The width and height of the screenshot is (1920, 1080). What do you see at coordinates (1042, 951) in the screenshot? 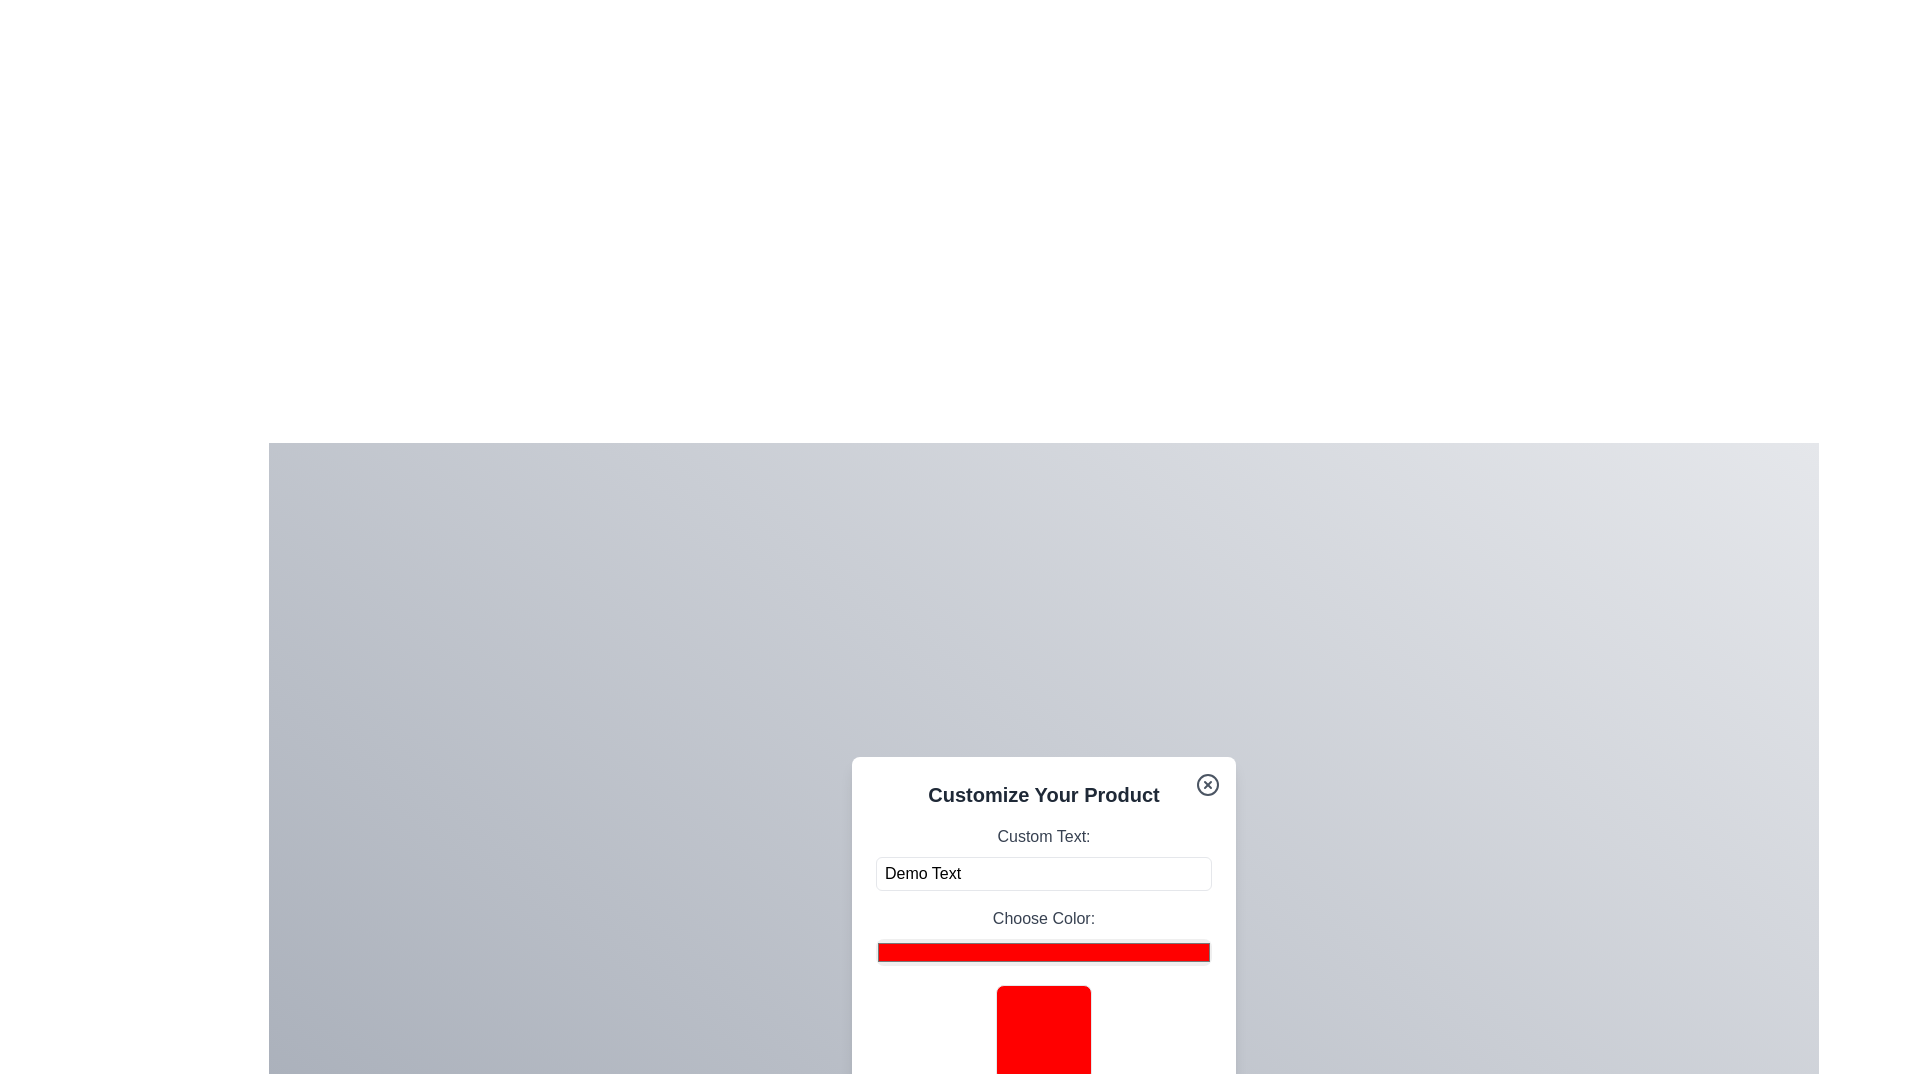
I see `the color picker to a specific color value 6408632` at bounding box center [1042, 951].